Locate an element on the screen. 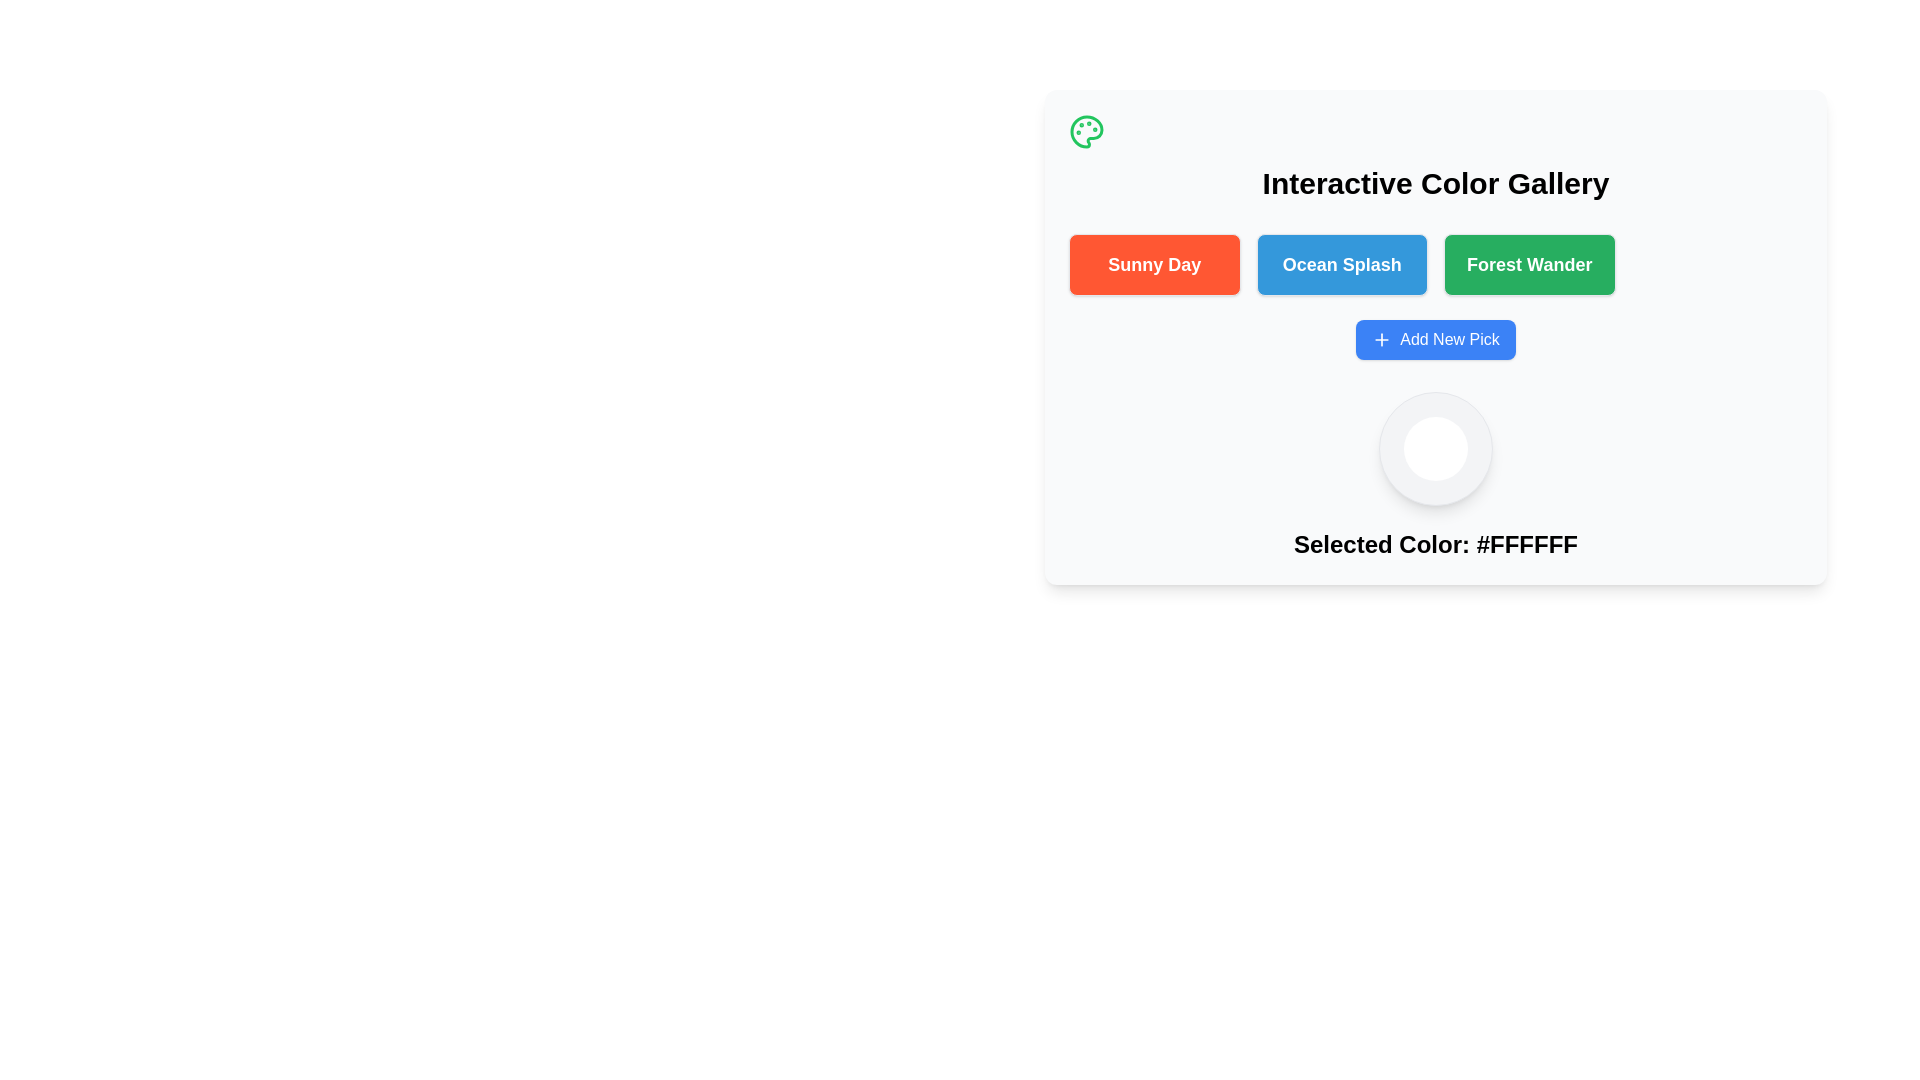 This screenshot has width=1920, height=1080. the button labeled 'Ocean Splash', which is a rectangular, rounded button with a light blue background and bold white text is located at coordinates (1342, 264).